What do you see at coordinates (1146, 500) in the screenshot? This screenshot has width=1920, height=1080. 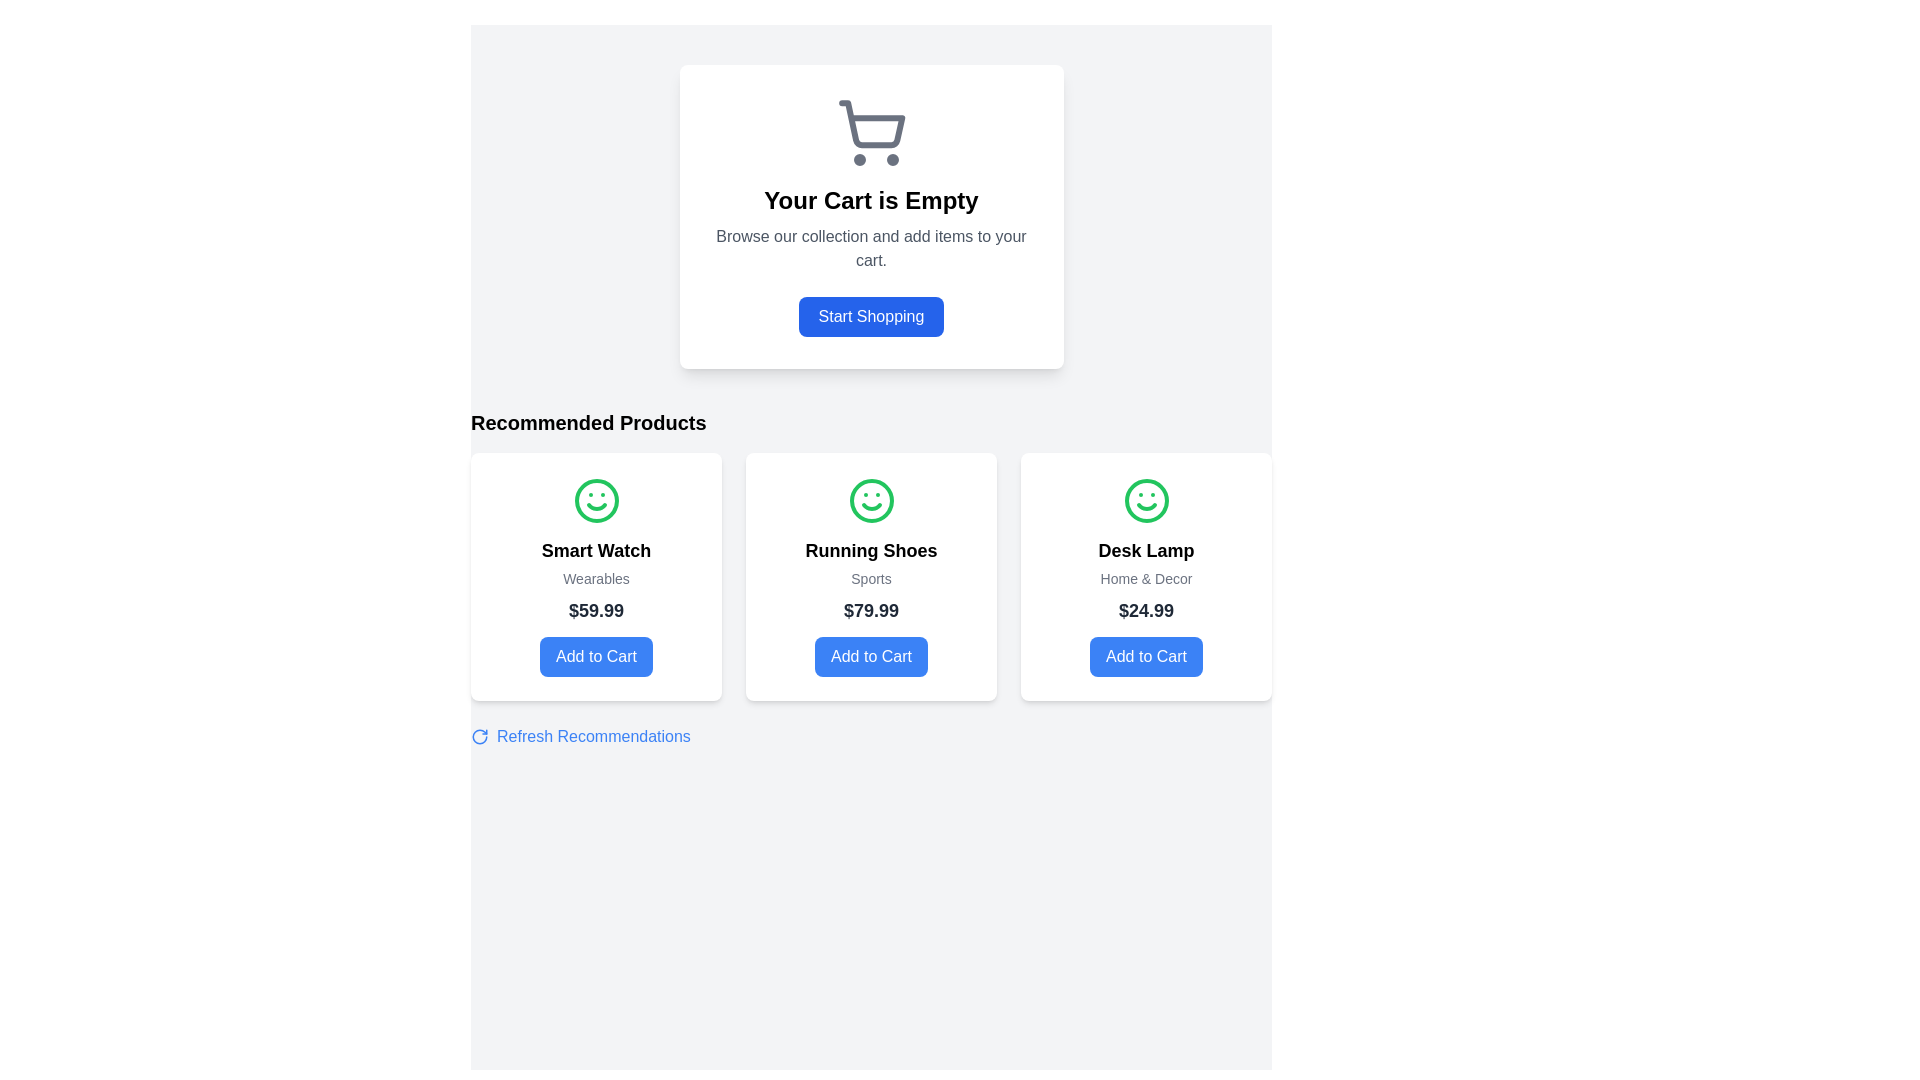 I see `the innermost circular component of the smiley face icon located within the card labeled 'Desk Lamp' in the third column of the three-column layout under 'Recommended Products'` at bounding box center [1146, 500].